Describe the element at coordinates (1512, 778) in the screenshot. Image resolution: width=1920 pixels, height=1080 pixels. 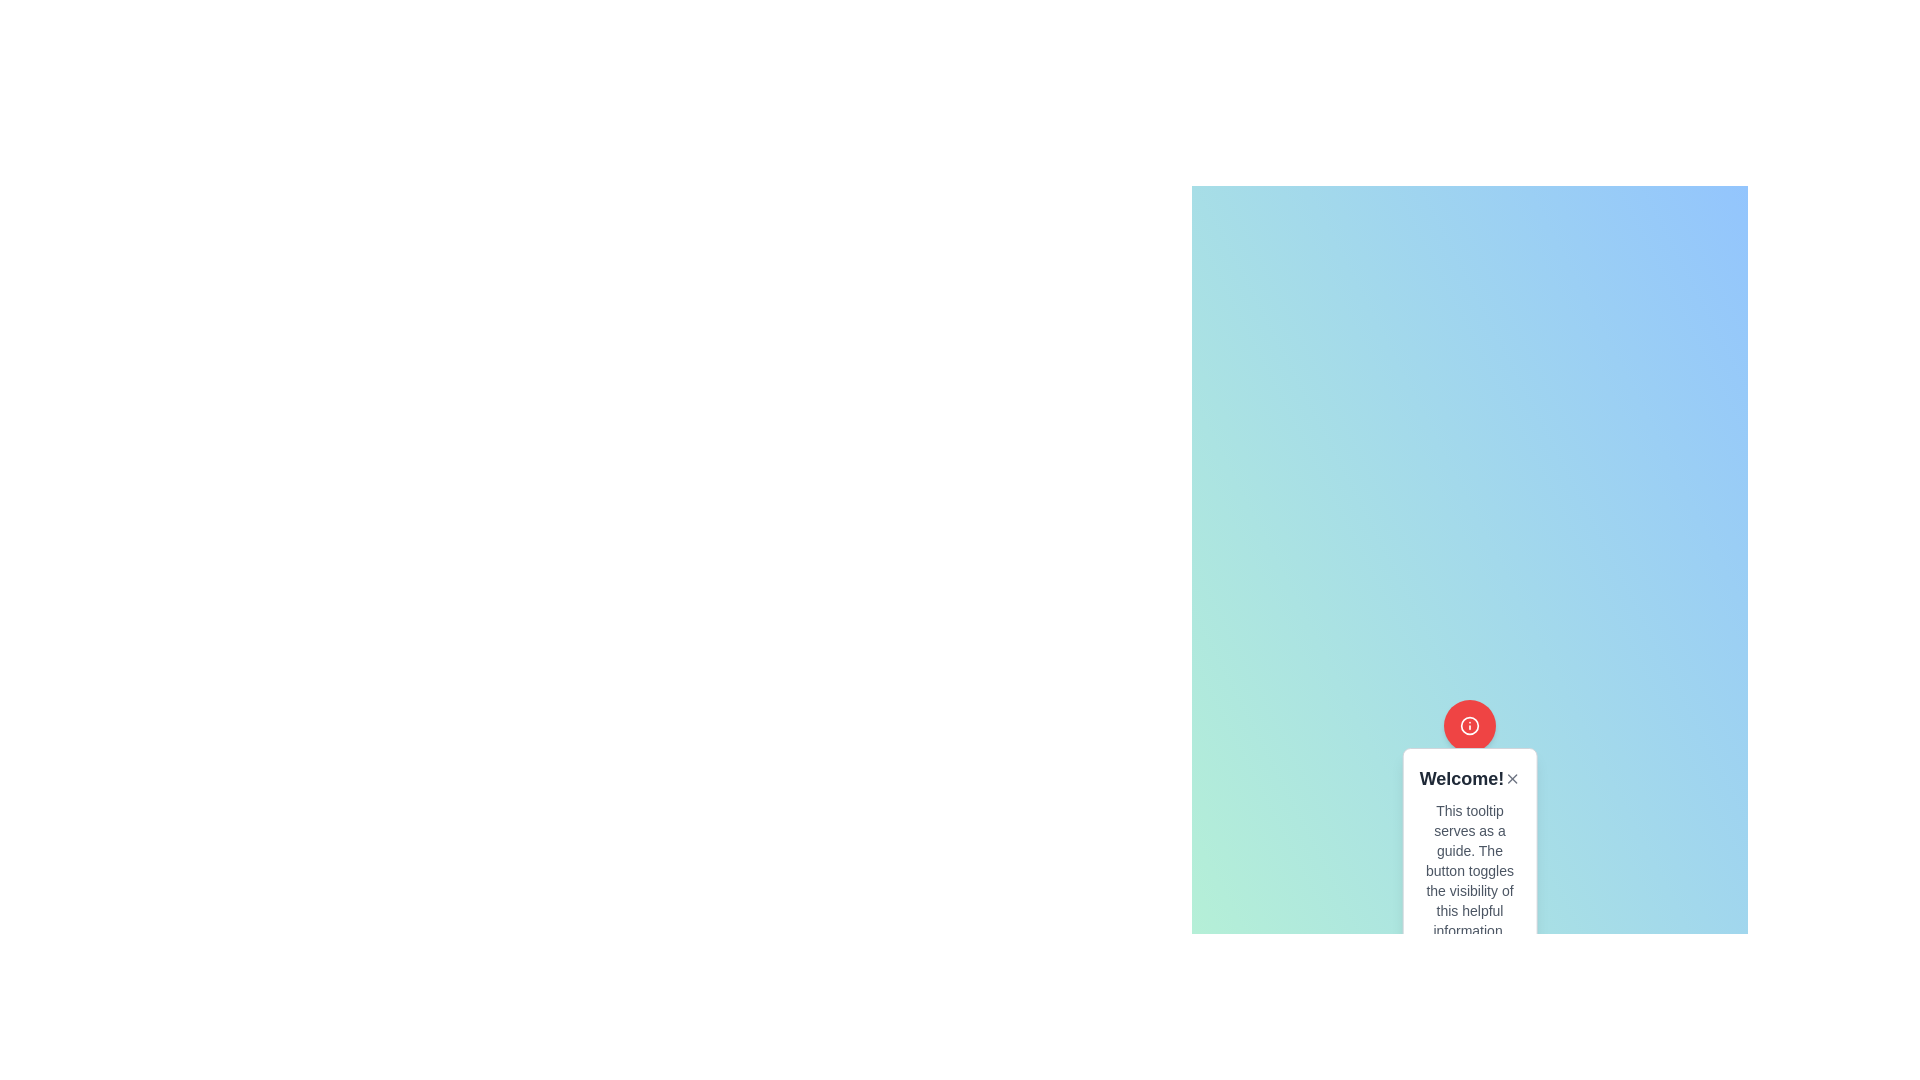
I see `the close icon button, which is a light gray cross symbol located to the right of the text 'Welcome!', to observe the hover effect` at that location.